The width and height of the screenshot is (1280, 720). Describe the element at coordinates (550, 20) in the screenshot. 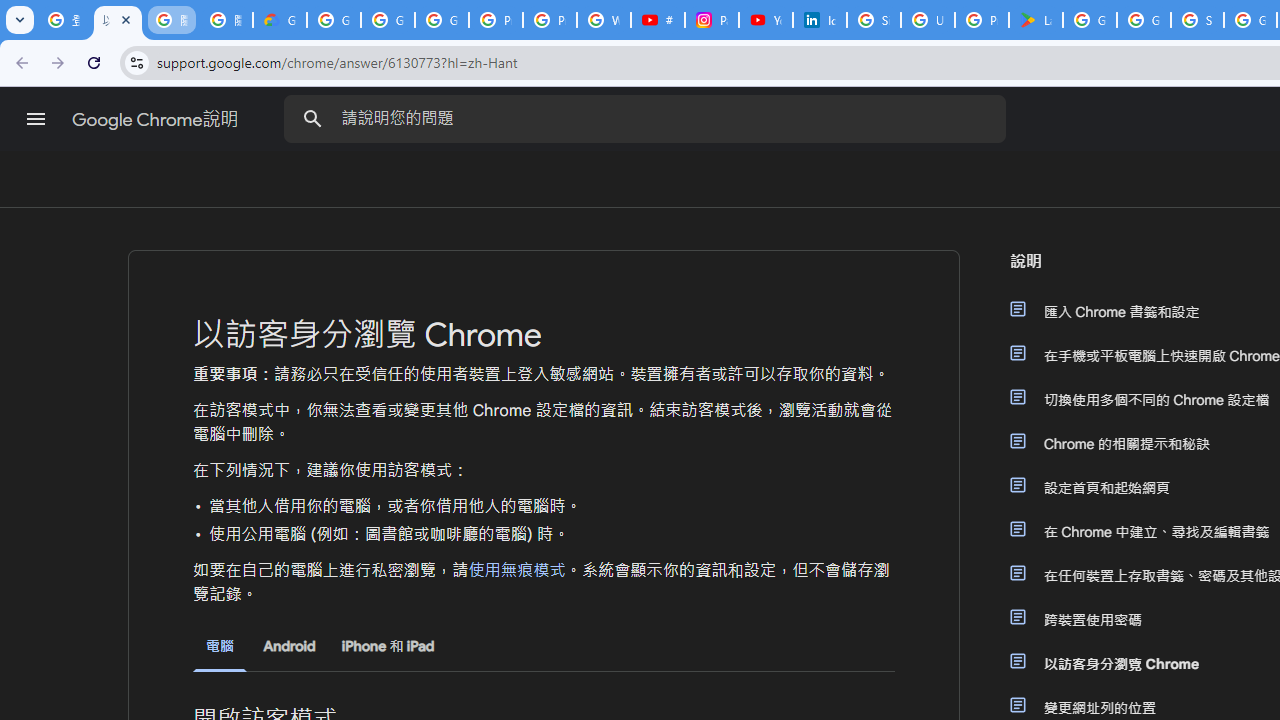

I see `'Privacy Help Center - Policies Help'` at that location.